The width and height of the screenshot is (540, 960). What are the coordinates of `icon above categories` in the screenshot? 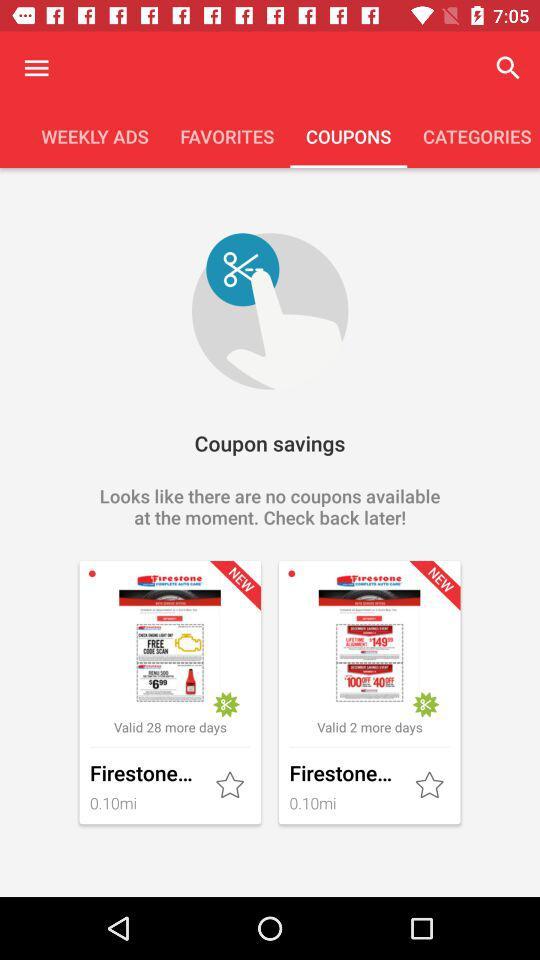 It's located at (508, 68).